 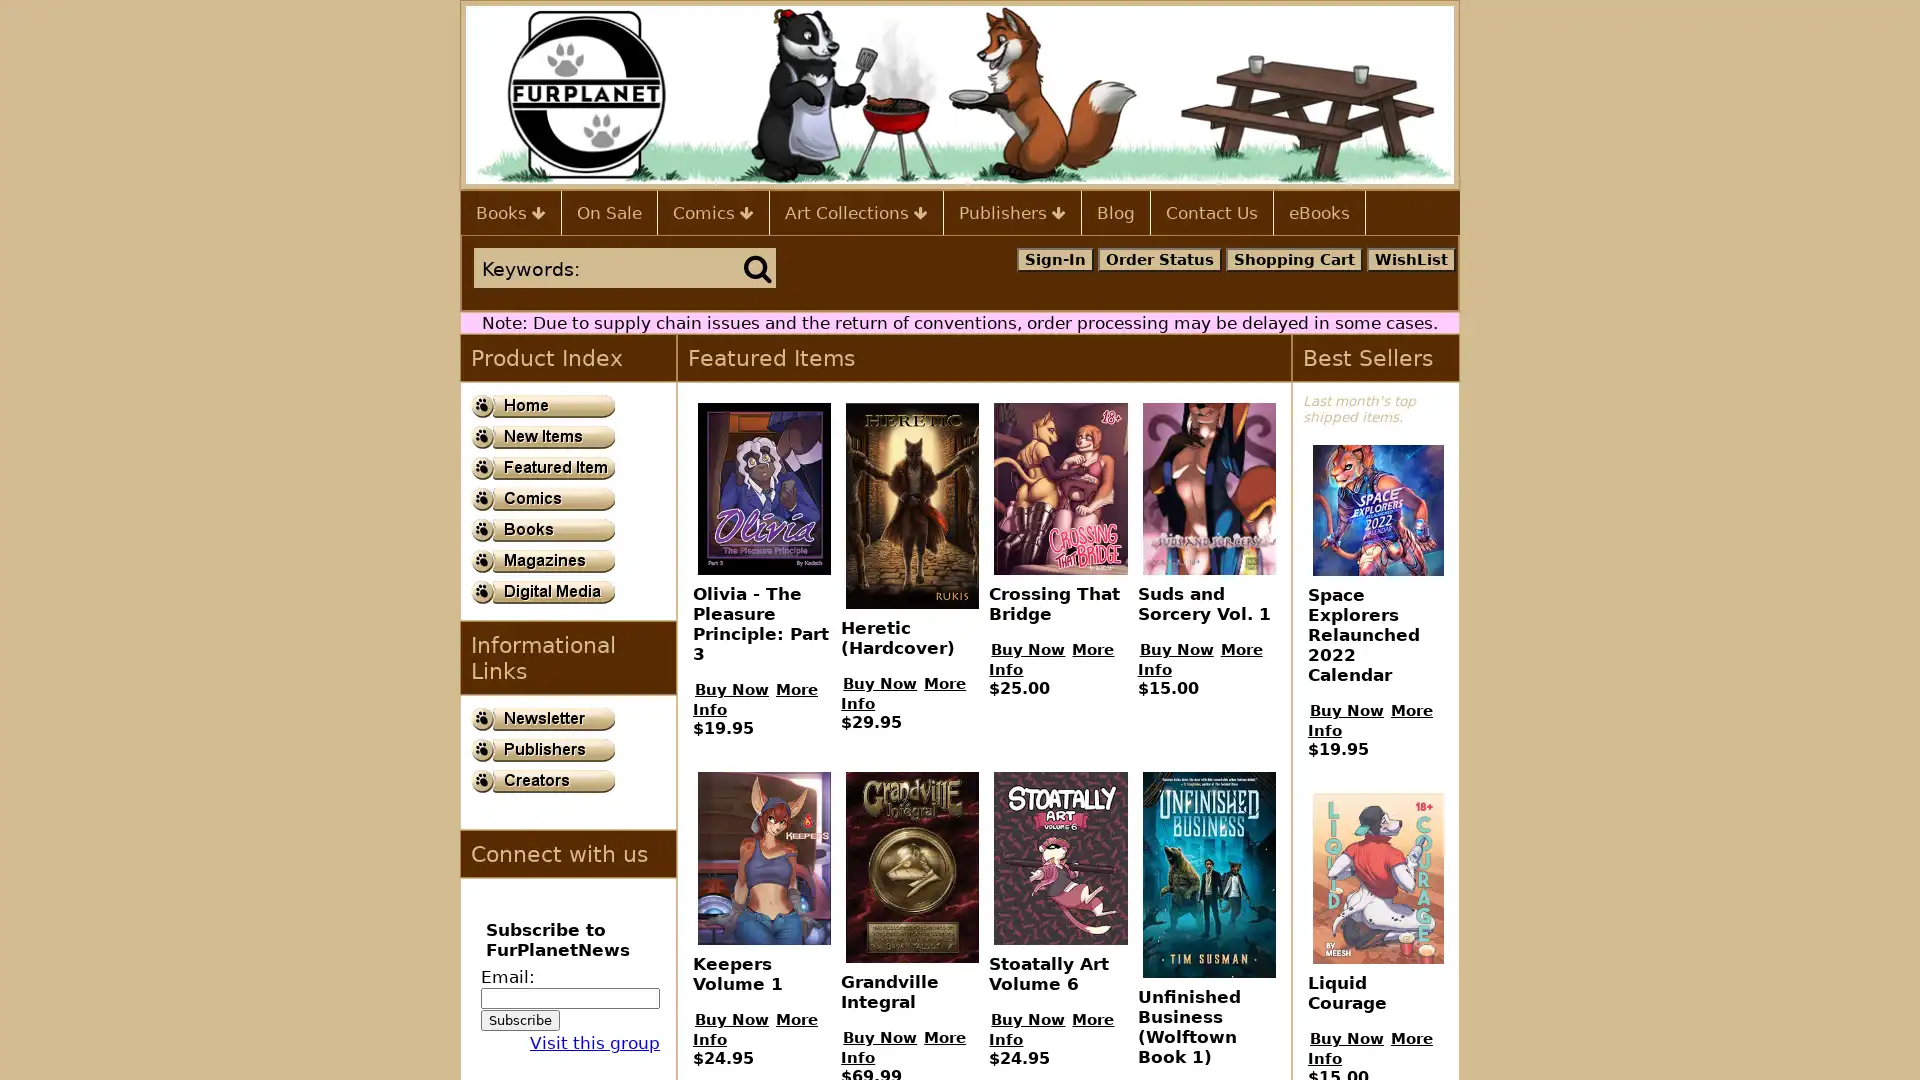 I want to click on Shopping Cart, so click(x=1294, y=257).